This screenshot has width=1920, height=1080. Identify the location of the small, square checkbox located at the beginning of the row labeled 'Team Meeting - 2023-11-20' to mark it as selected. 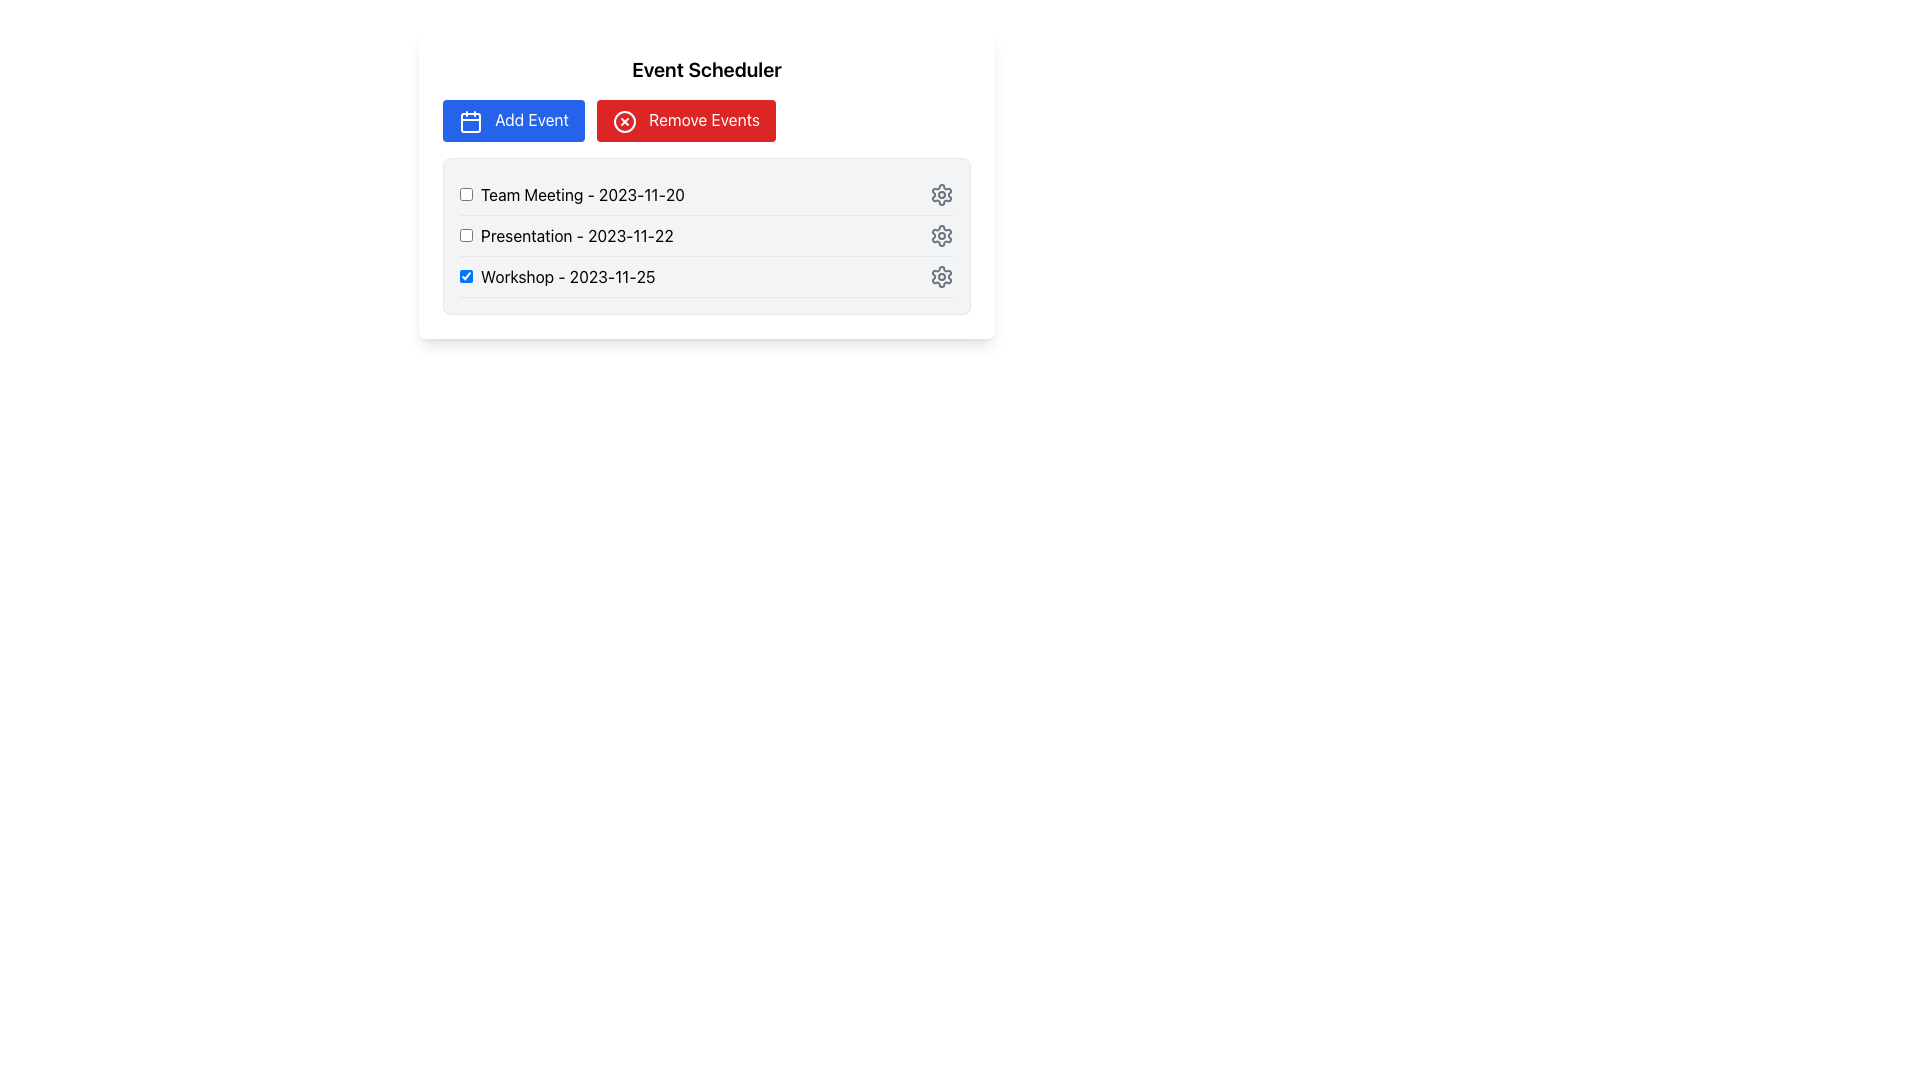
(465, 194).